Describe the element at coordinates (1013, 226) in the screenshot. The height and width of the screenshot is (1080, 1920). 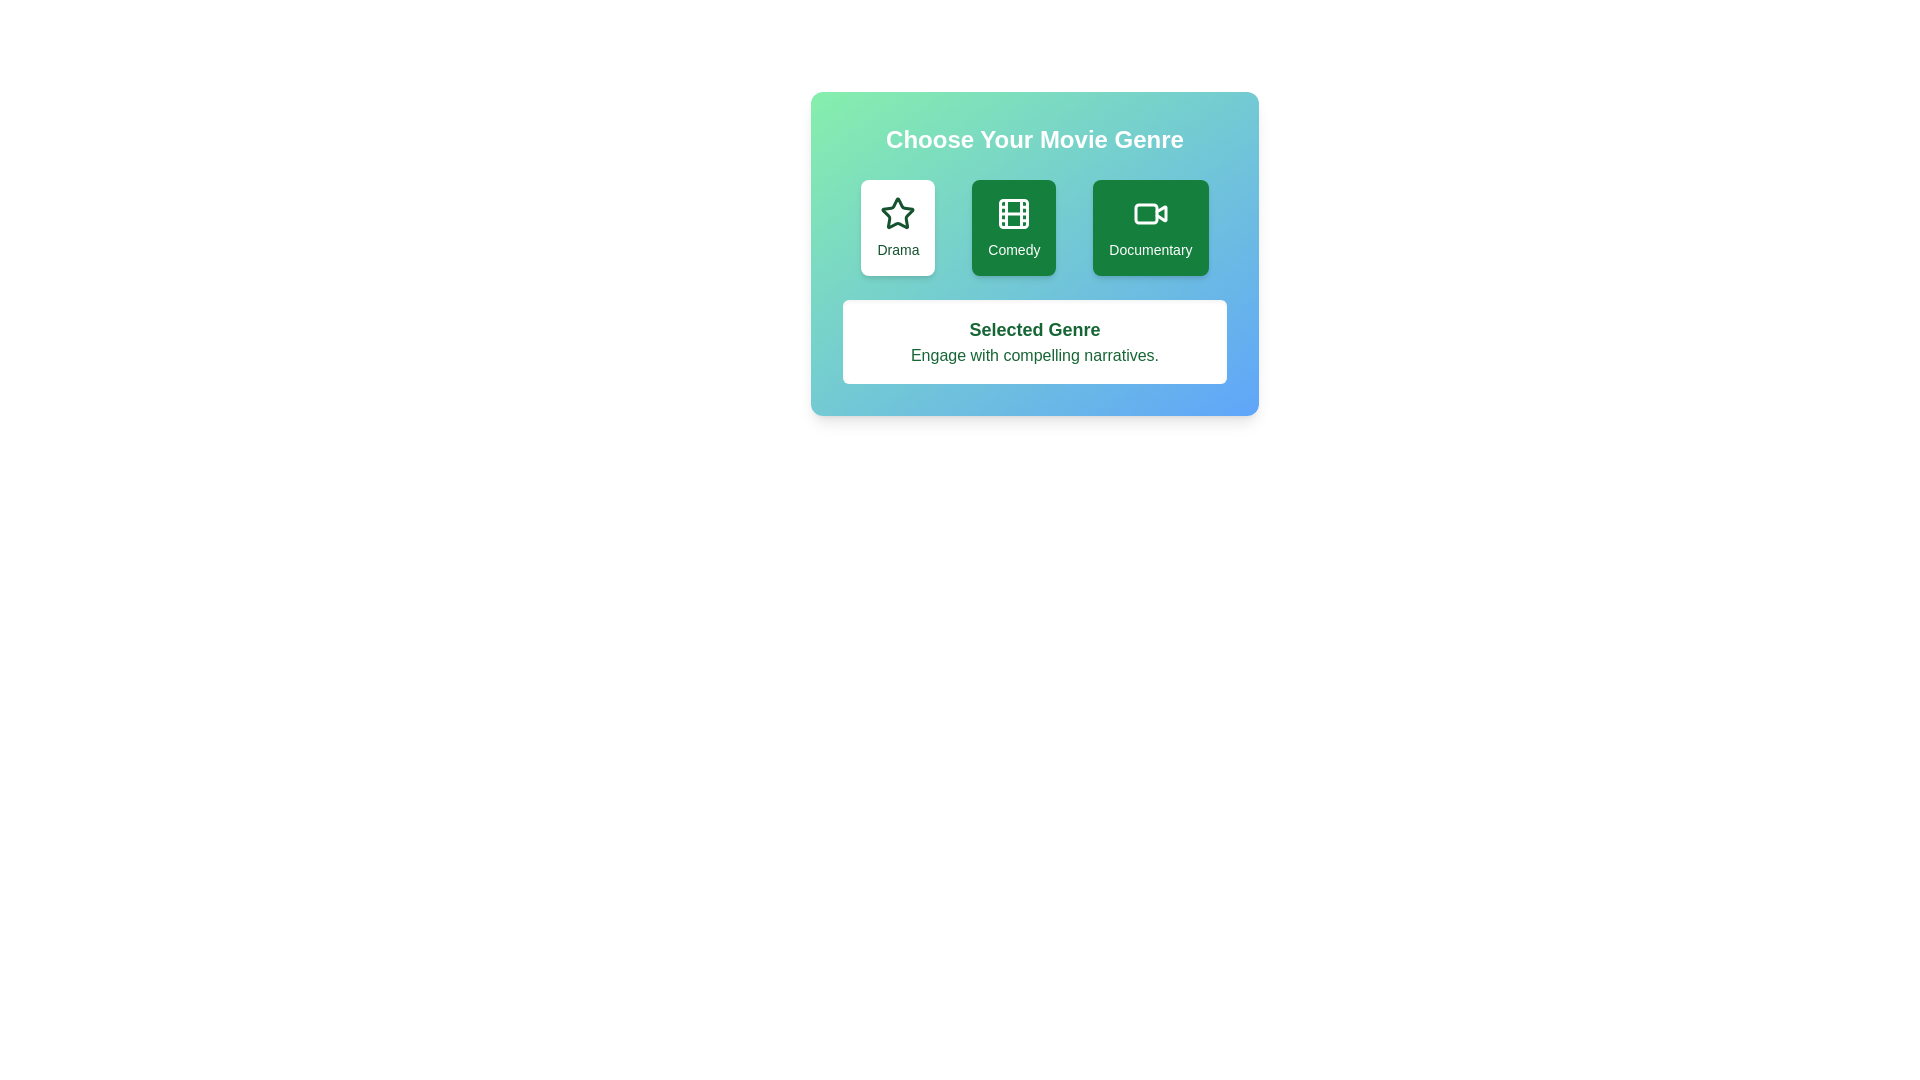
I see `the genre Comedy by clicking its corresponding button` at that location.